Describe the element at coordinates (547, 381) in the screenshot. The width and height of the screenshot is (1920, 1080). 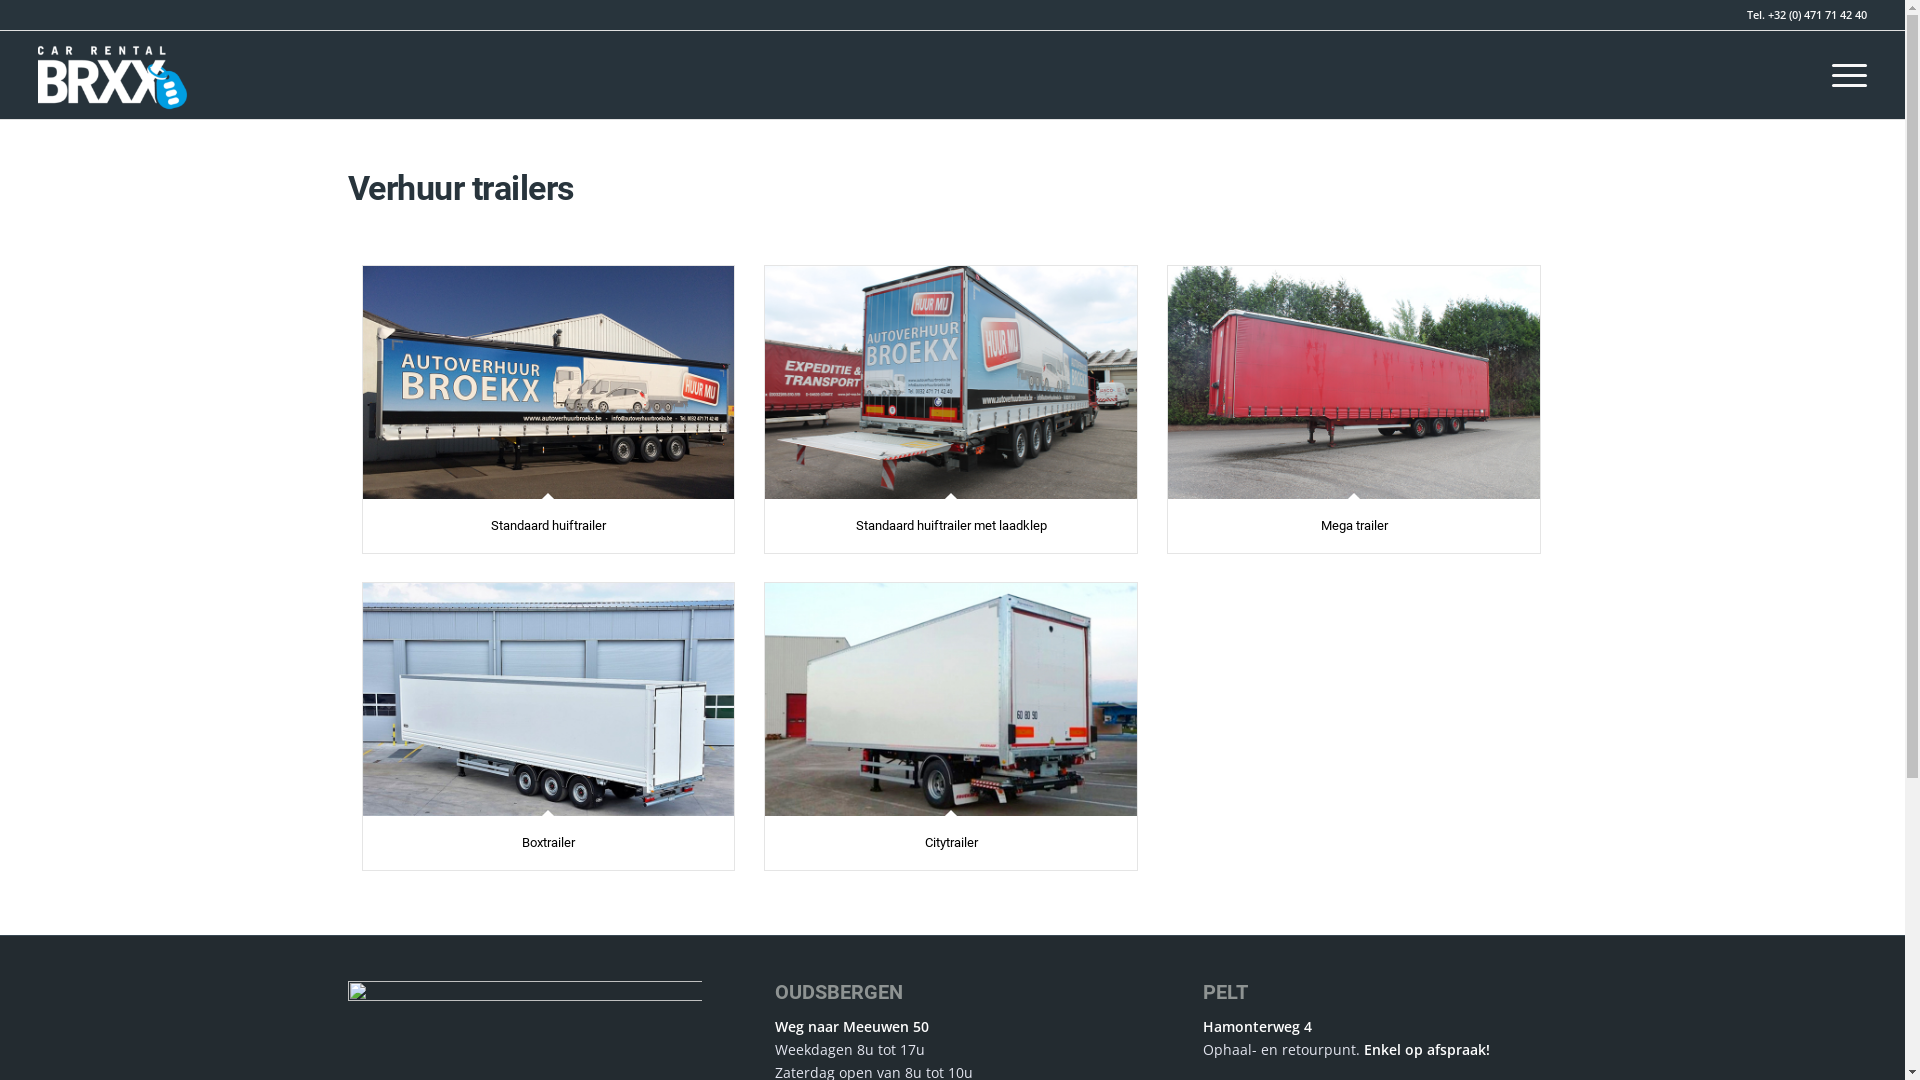
I see `'Standaard huiftrailer'` at that location.